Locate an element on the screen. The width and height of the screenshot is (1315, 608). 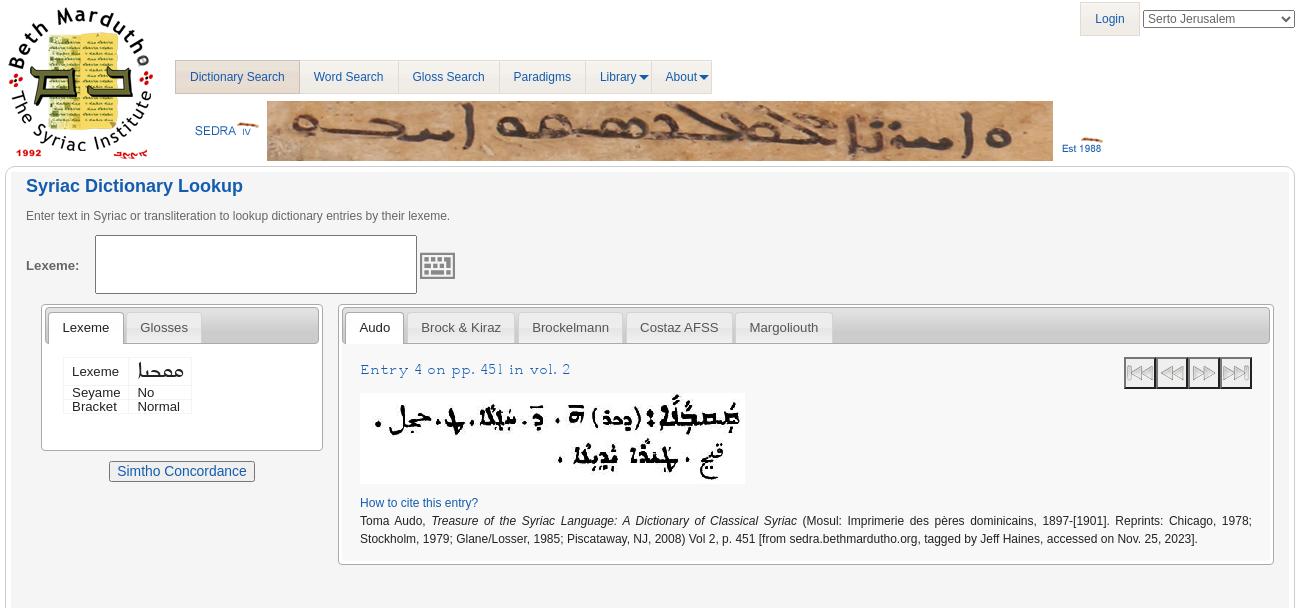
'Costaz AFSS' is located at coordinates (677, 327).